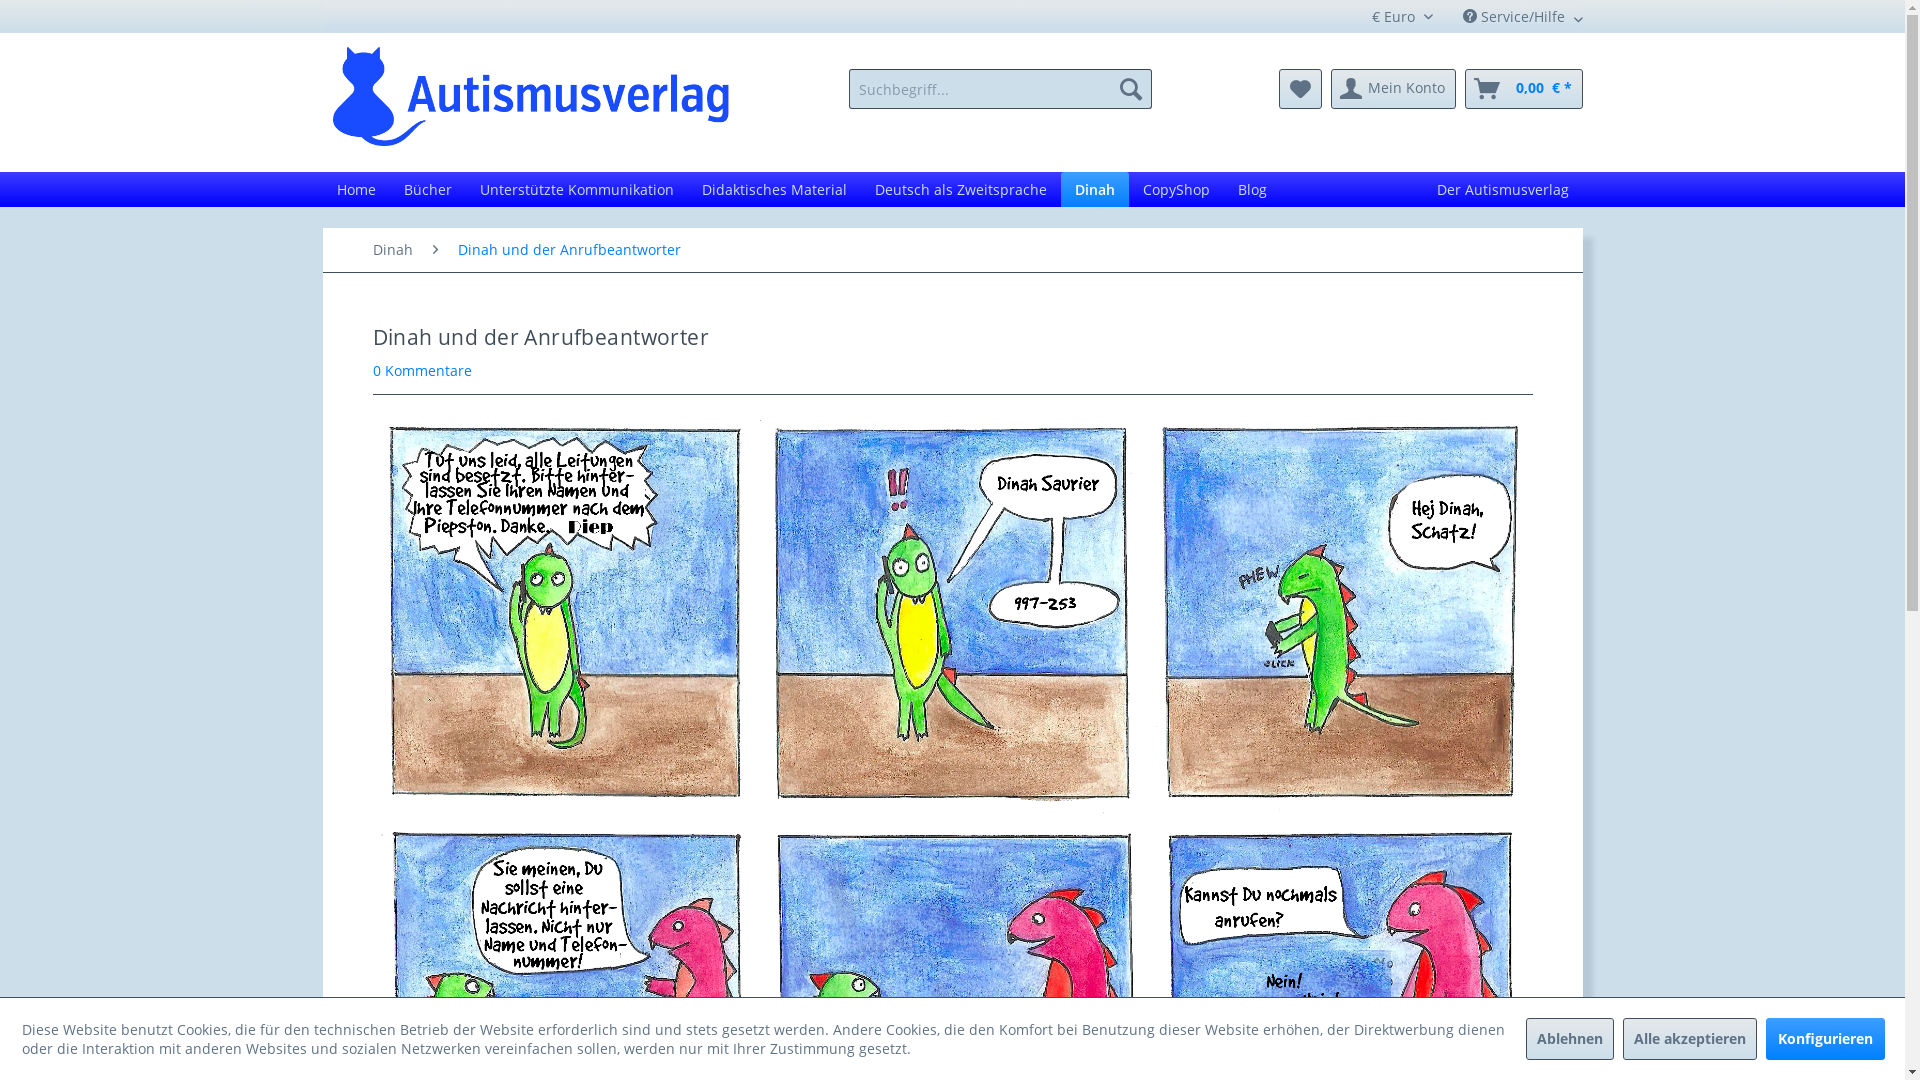 This screenshot has width=1920, height=1080. Describe the element at coordinates (1525, 1037) in the screenshot. I see `'Ablehnen'` at that location.